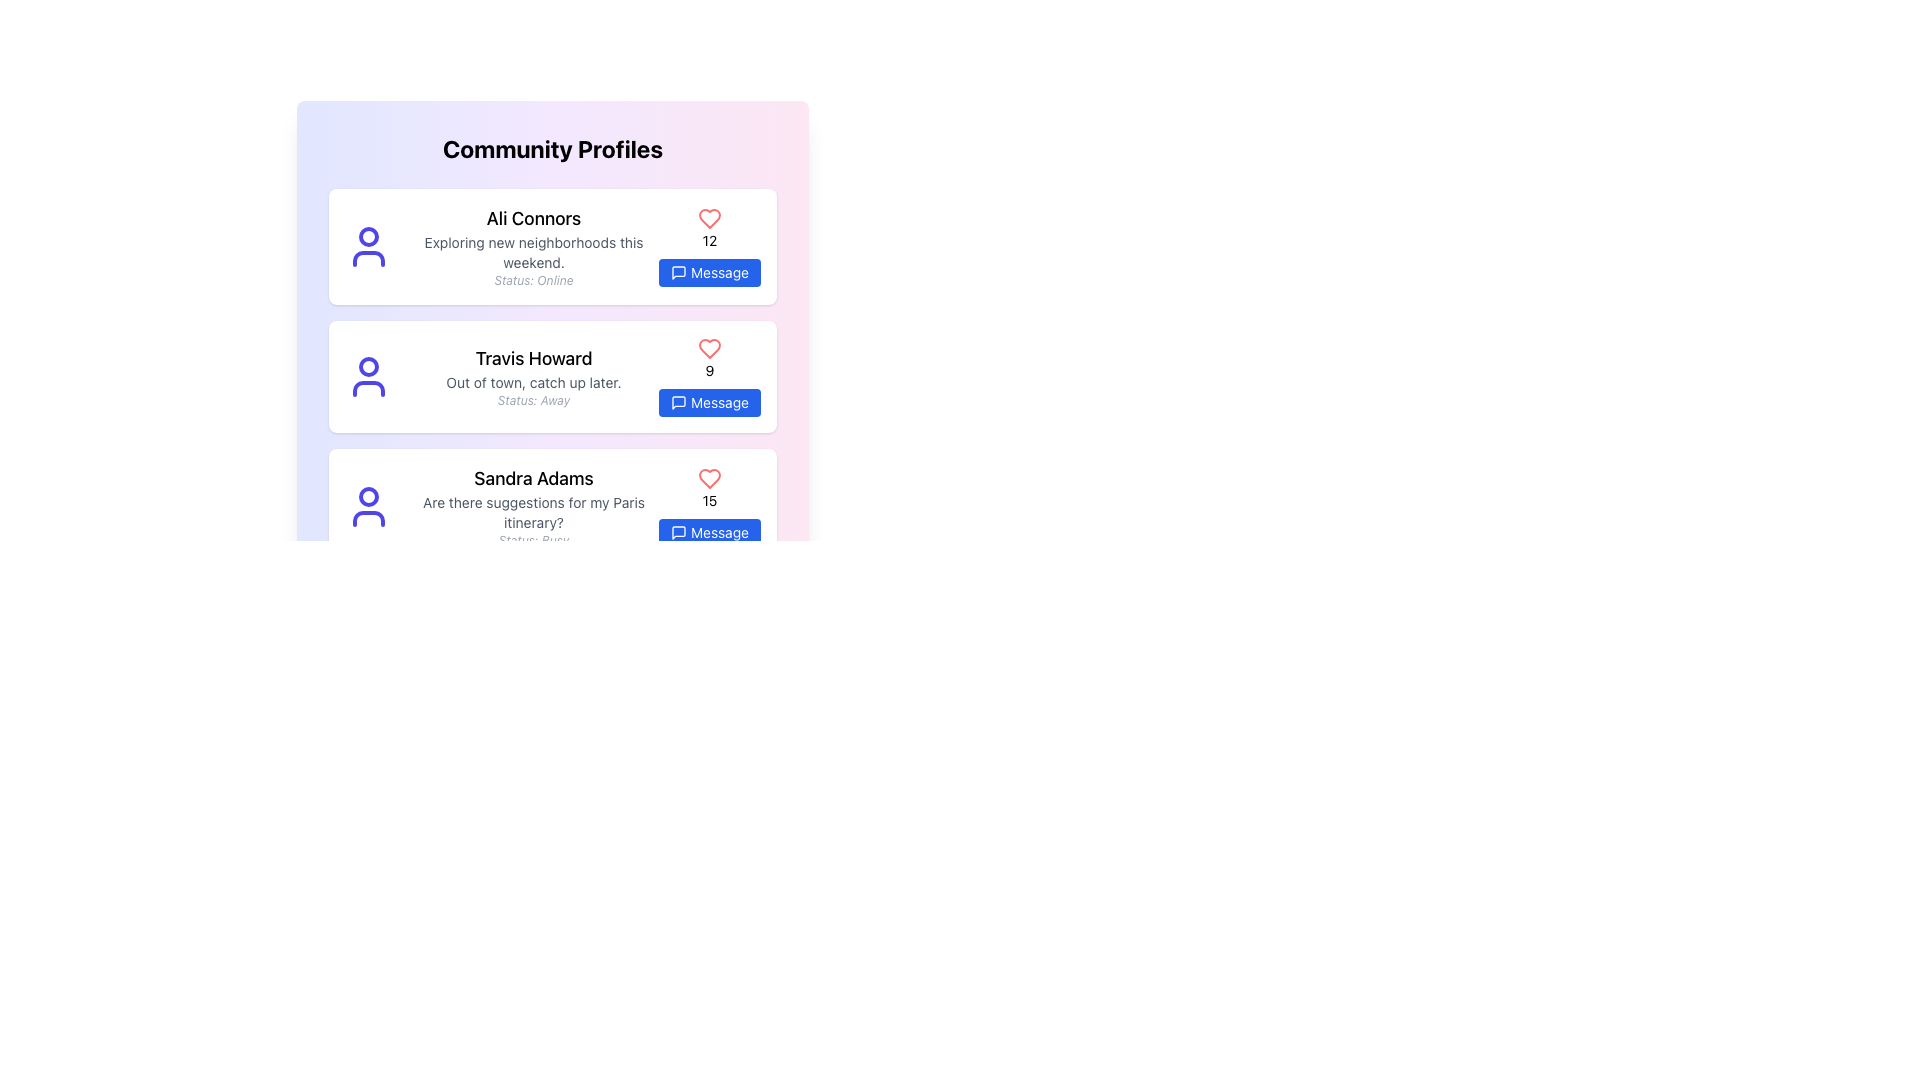 This screenshot has width=1920, height=1080. I want to click on the upper circular part of the user icon in the first user profile card under 'Community Profiles', so click(369, 235).